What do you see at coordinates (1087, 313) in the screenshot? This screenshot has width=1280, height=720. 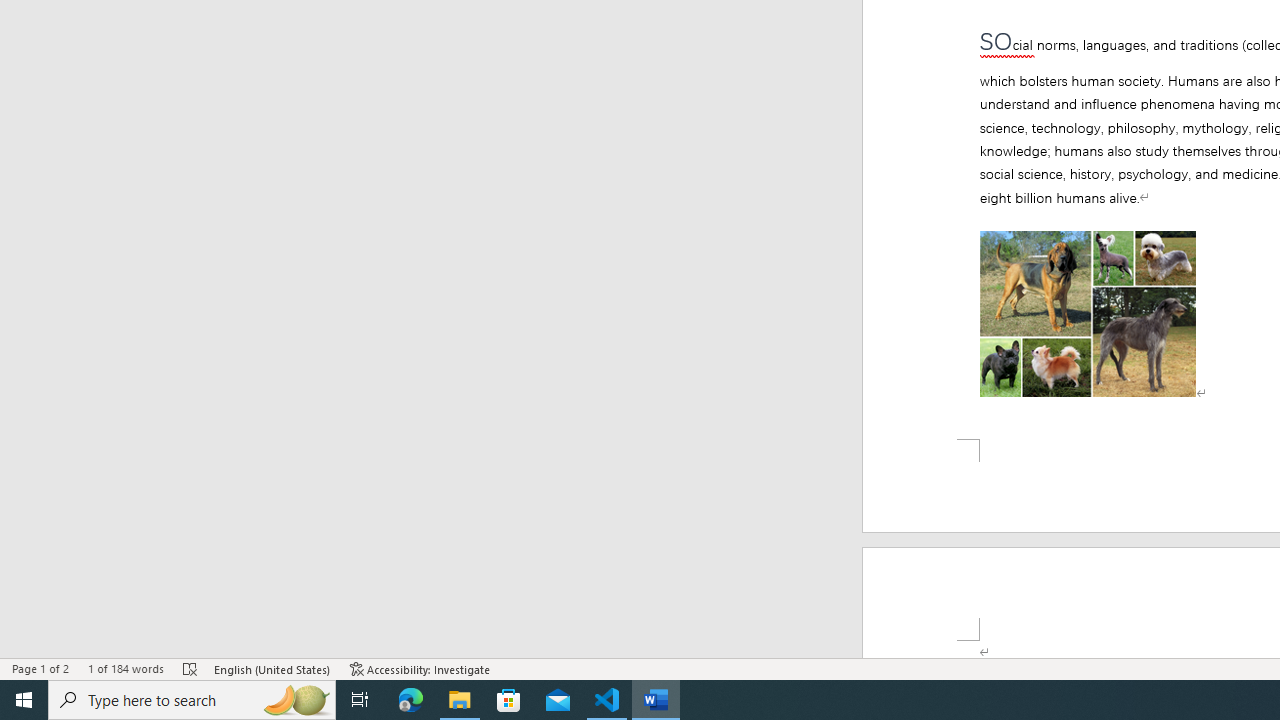 I see `'Morphological variation in six dogs'` at bounding box center [1087, 313].